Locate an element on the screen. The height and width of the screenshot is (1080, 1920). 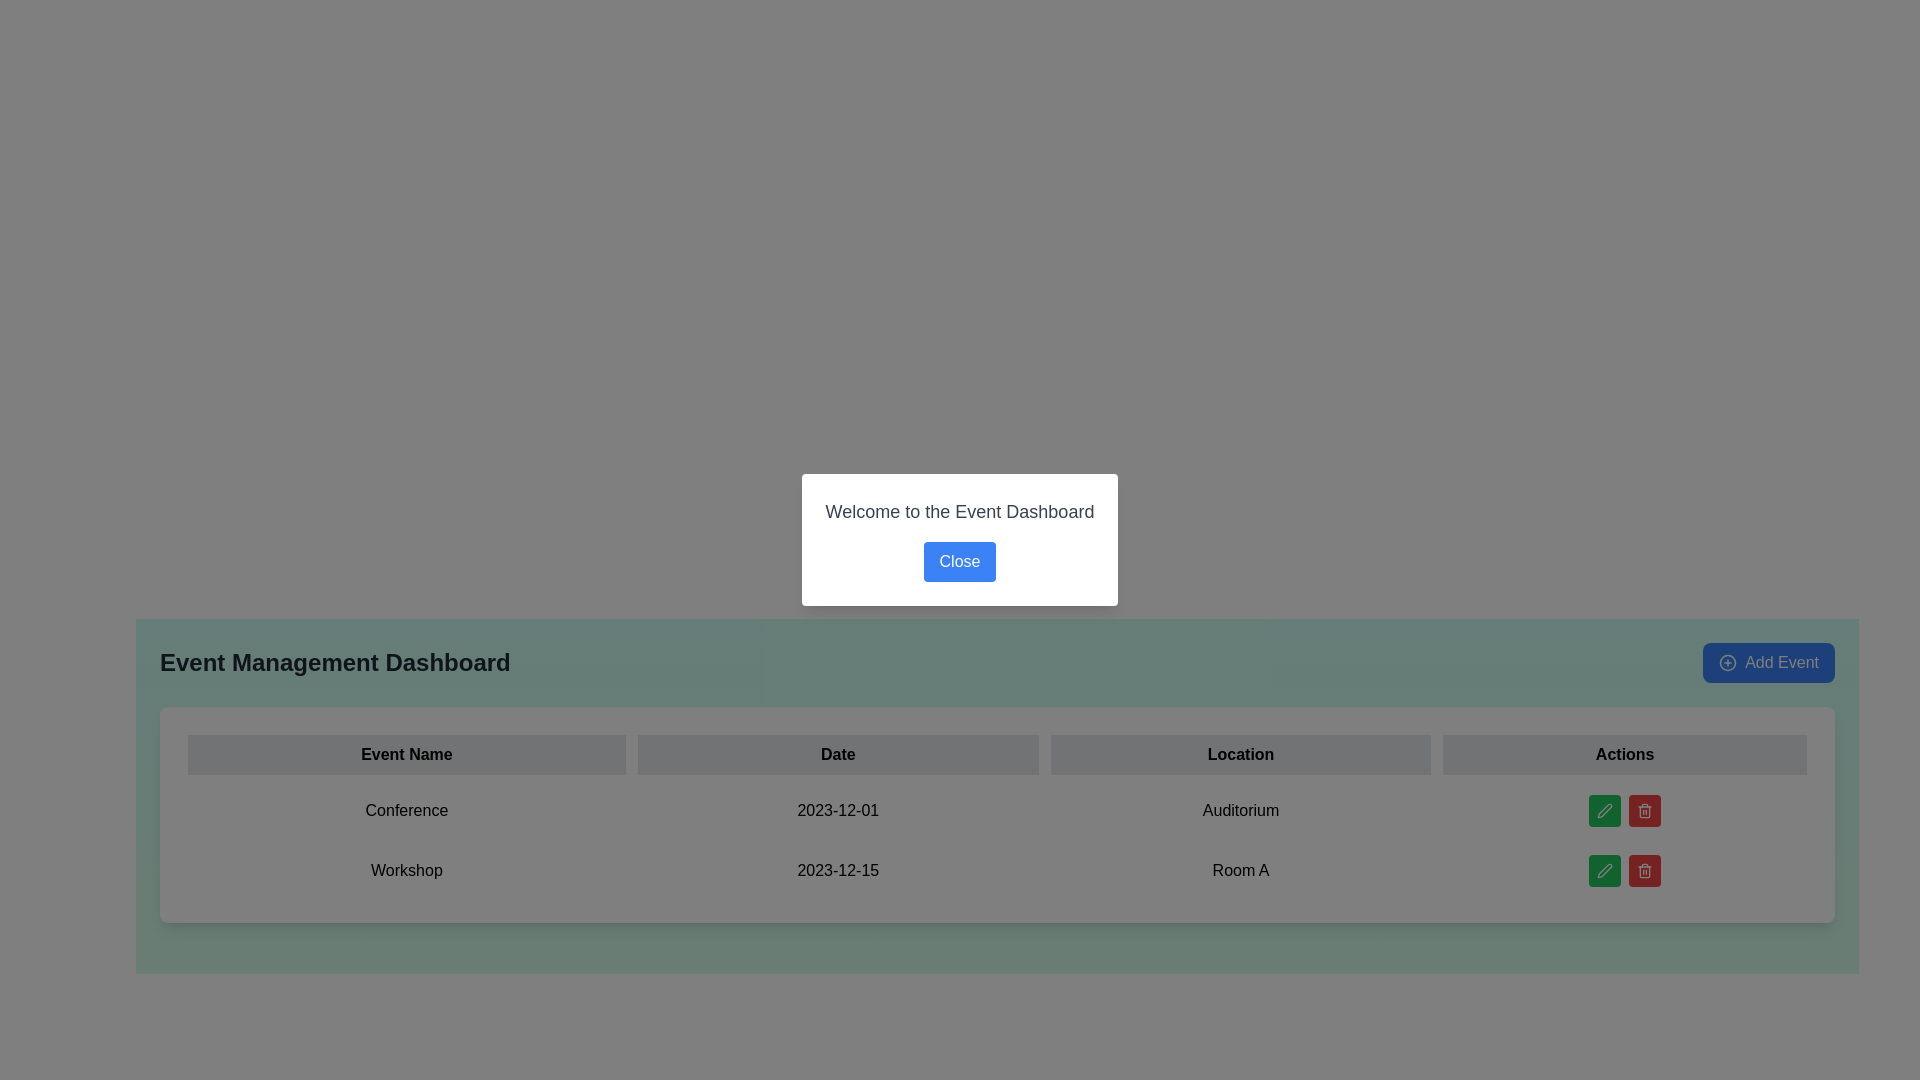
the small white pen icon within the green button located in the 'Actions' column for 'Room A' to invoke the edit functionality is located at coordinates (1605, 870).